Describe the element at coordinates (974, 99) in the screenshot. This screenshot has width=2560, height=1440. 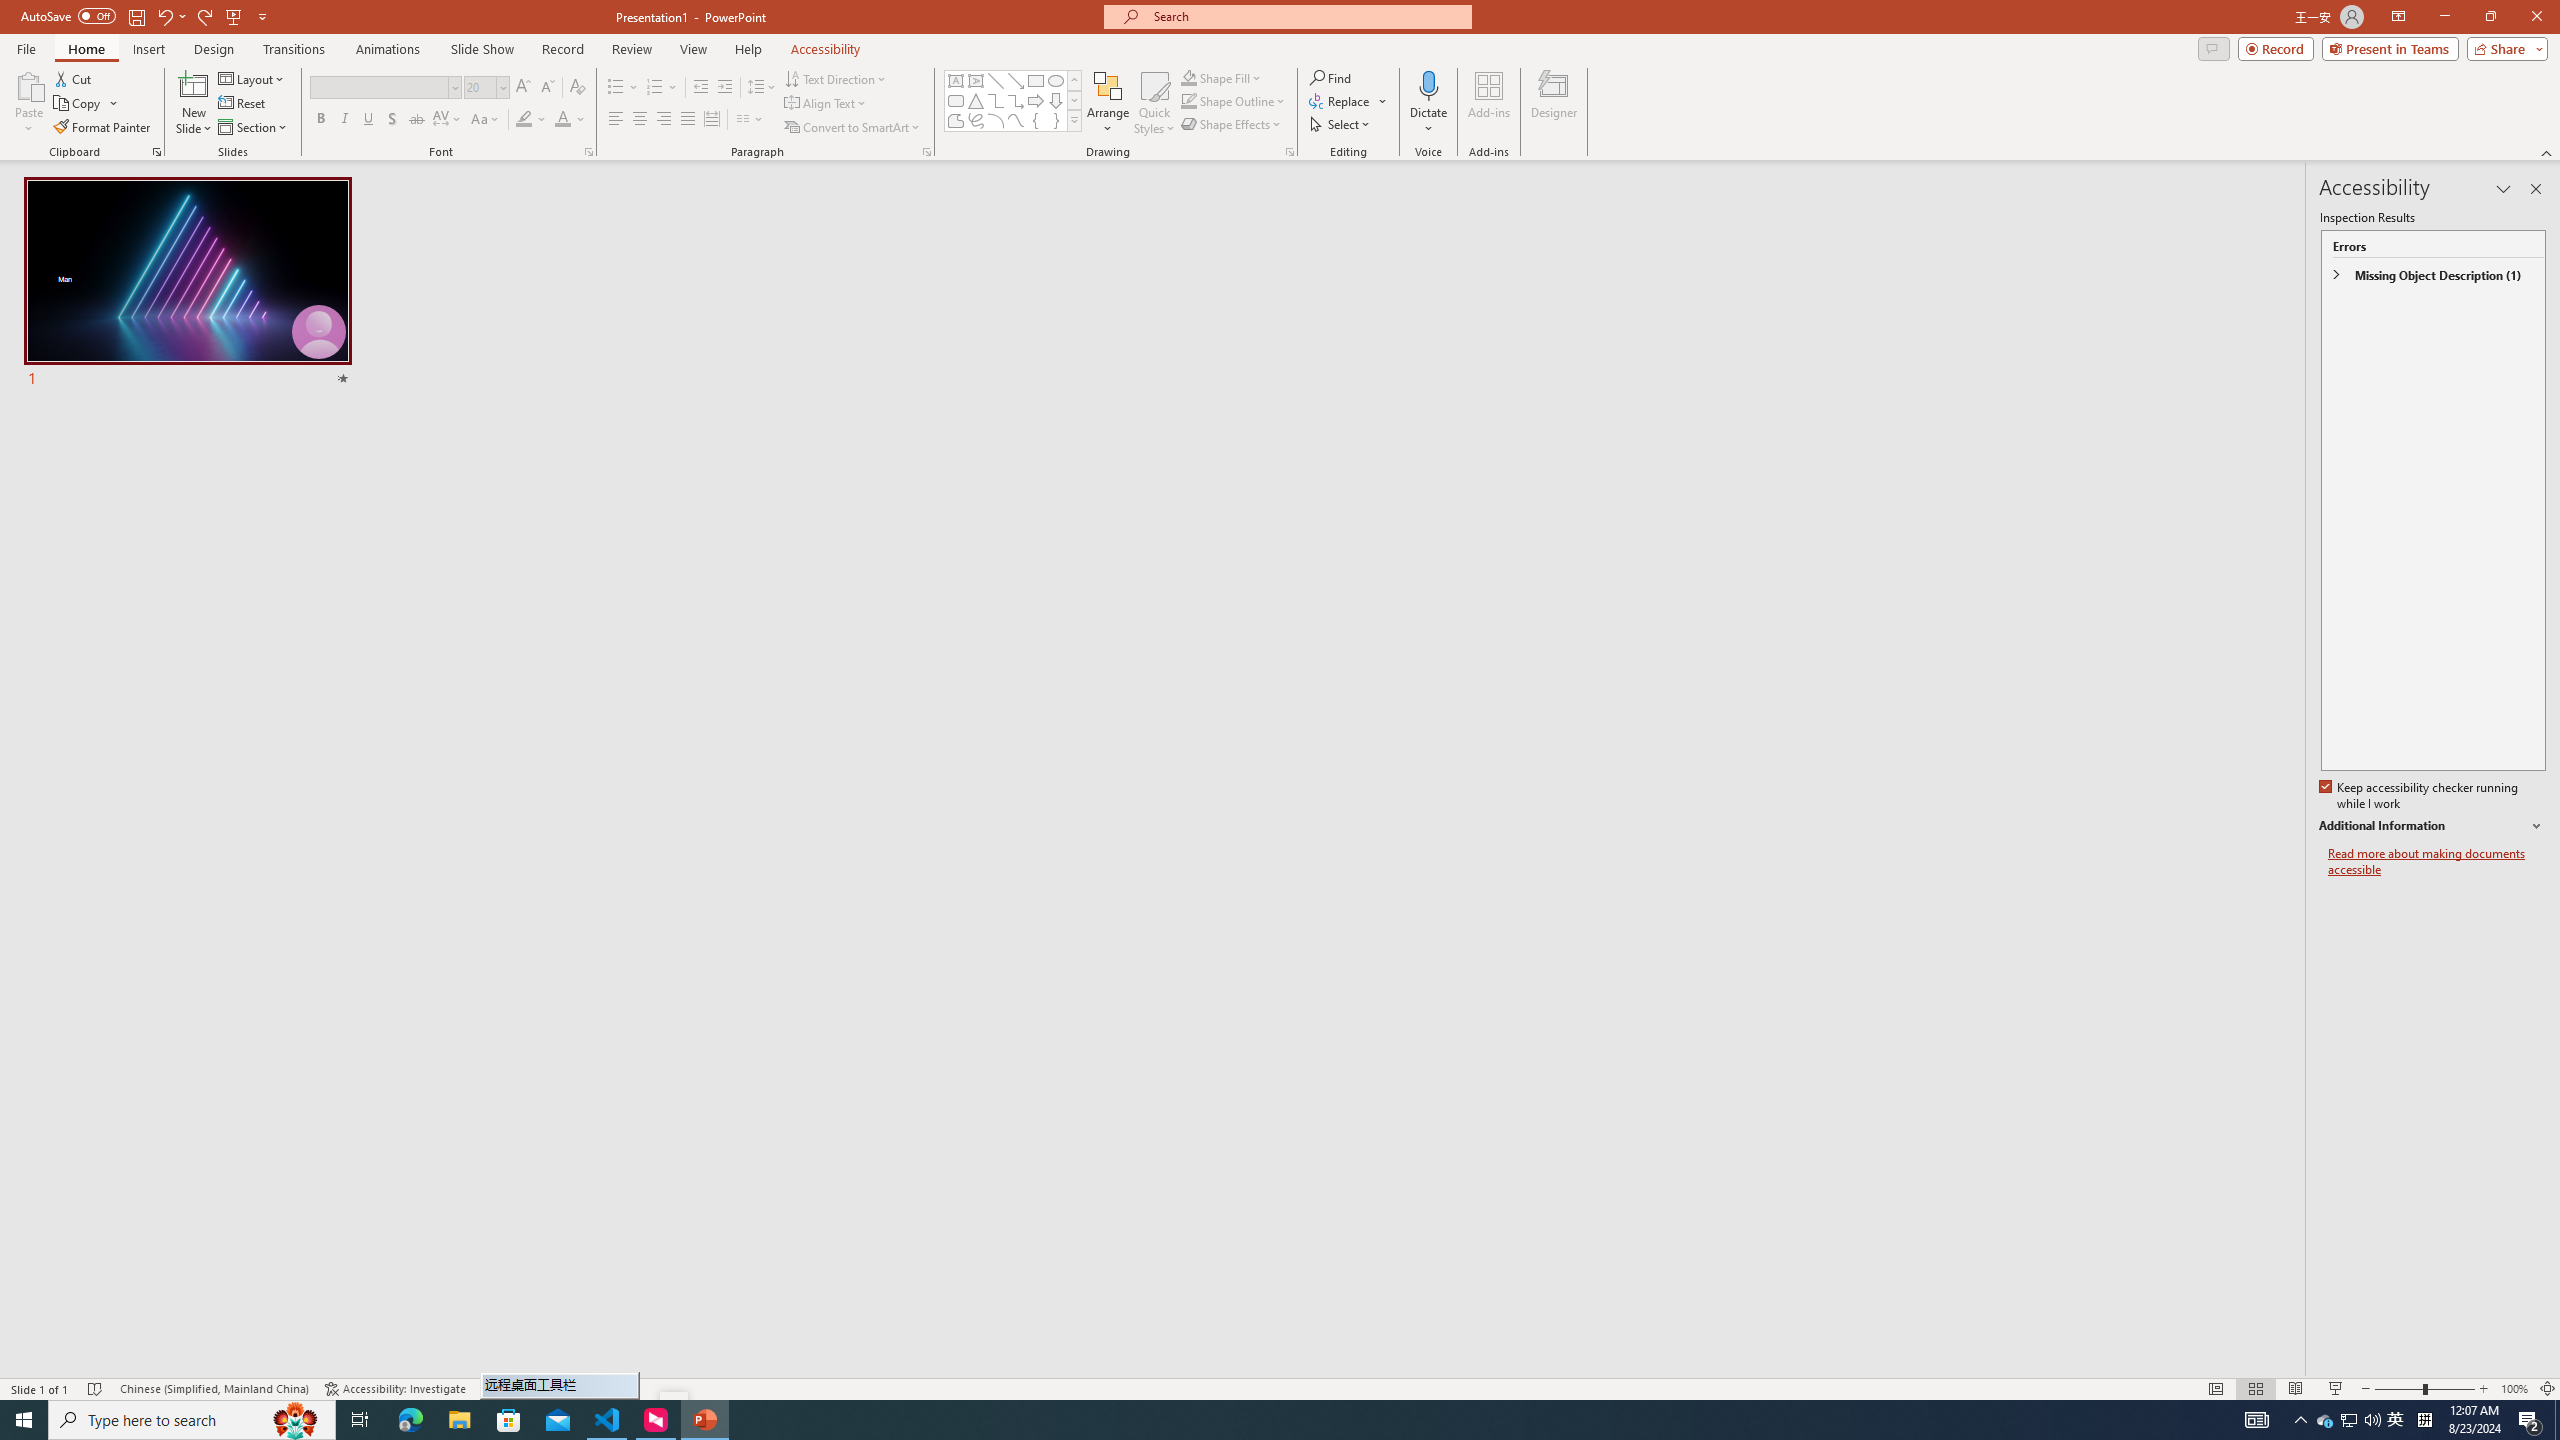
I see `'Isosceles Triangle'` at that location.